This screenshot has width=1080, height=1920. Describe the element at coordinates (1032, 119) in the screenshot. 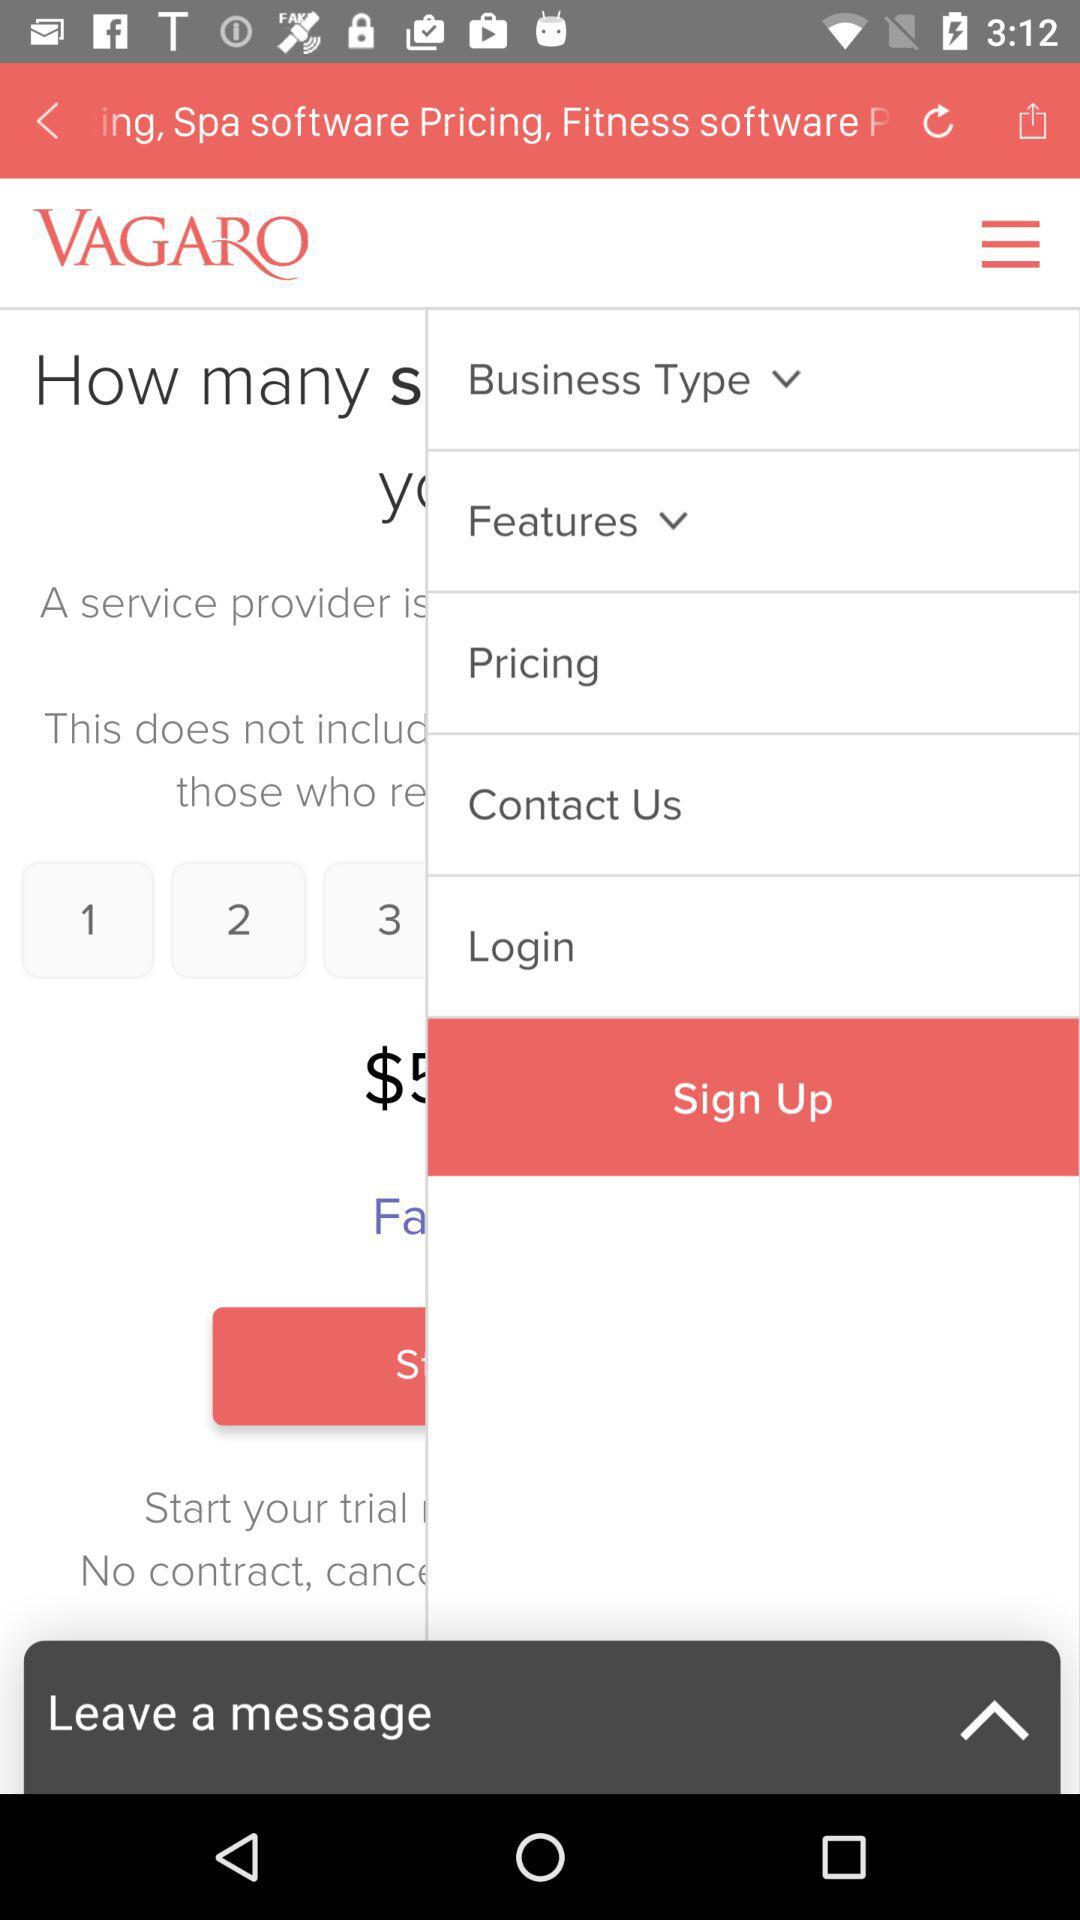

I see `share page` at that location.